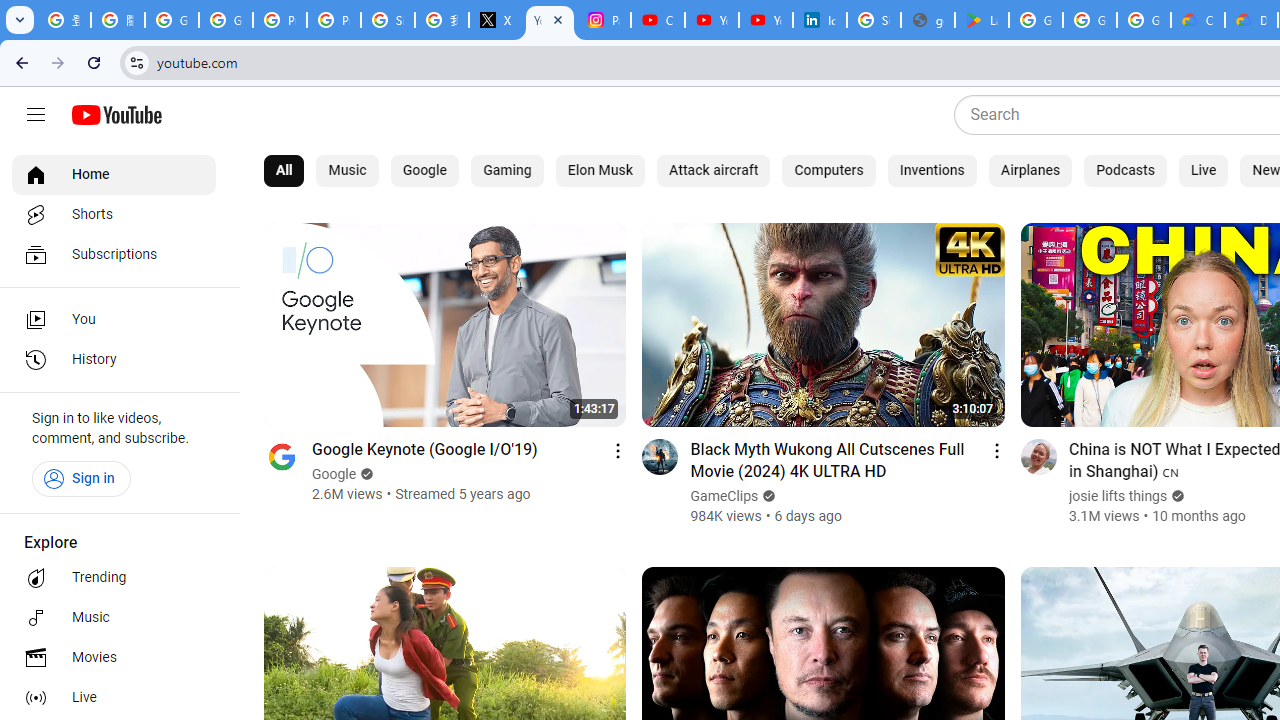 The height and width of the screenshot is (720, 1280). What do you see at coordinates (1202, 170) in the screenshot?
I see `'Live'` at bounding box center [1202, 170].